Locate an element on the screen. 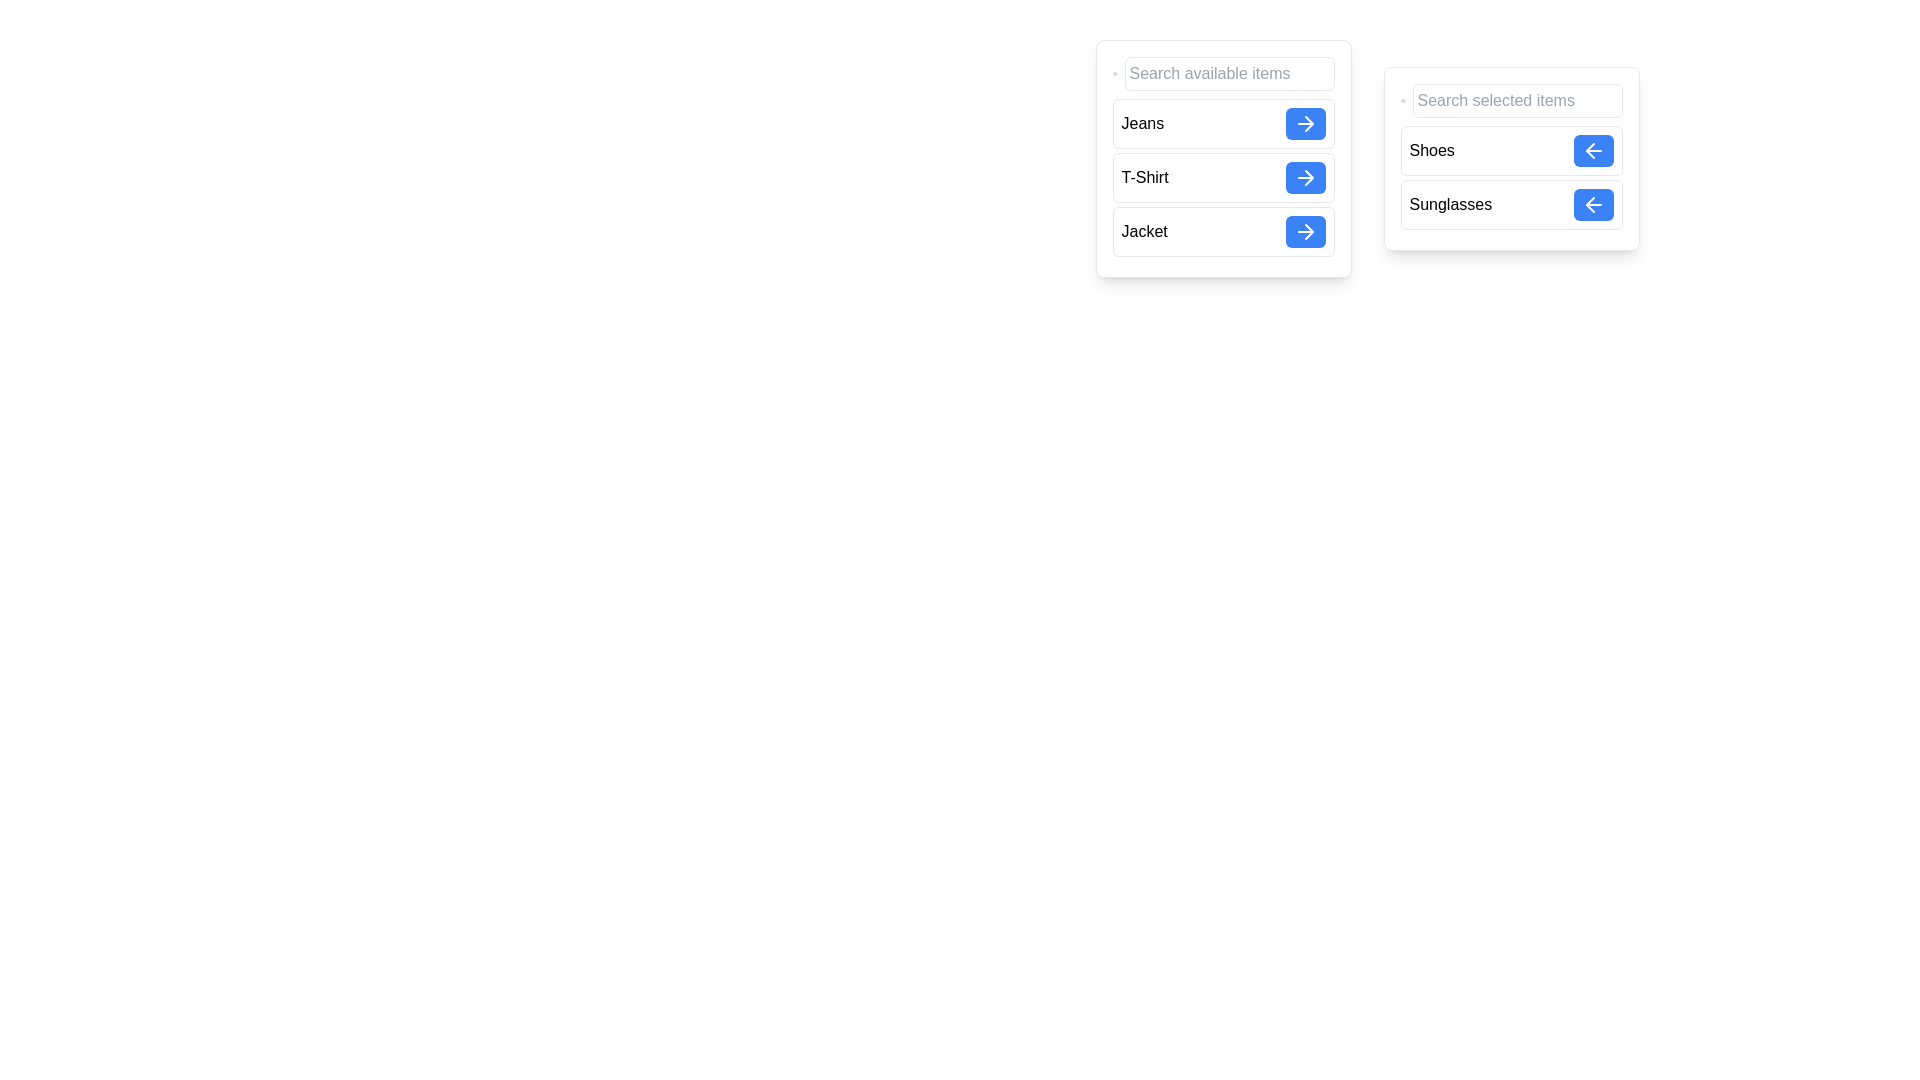  the static text label for 'Sunglasses' located under the header 'Search selected items' in the right panel, which is situated below 'Shoes' and to the left of an arrow icon is located at coordinates (1450, 204).